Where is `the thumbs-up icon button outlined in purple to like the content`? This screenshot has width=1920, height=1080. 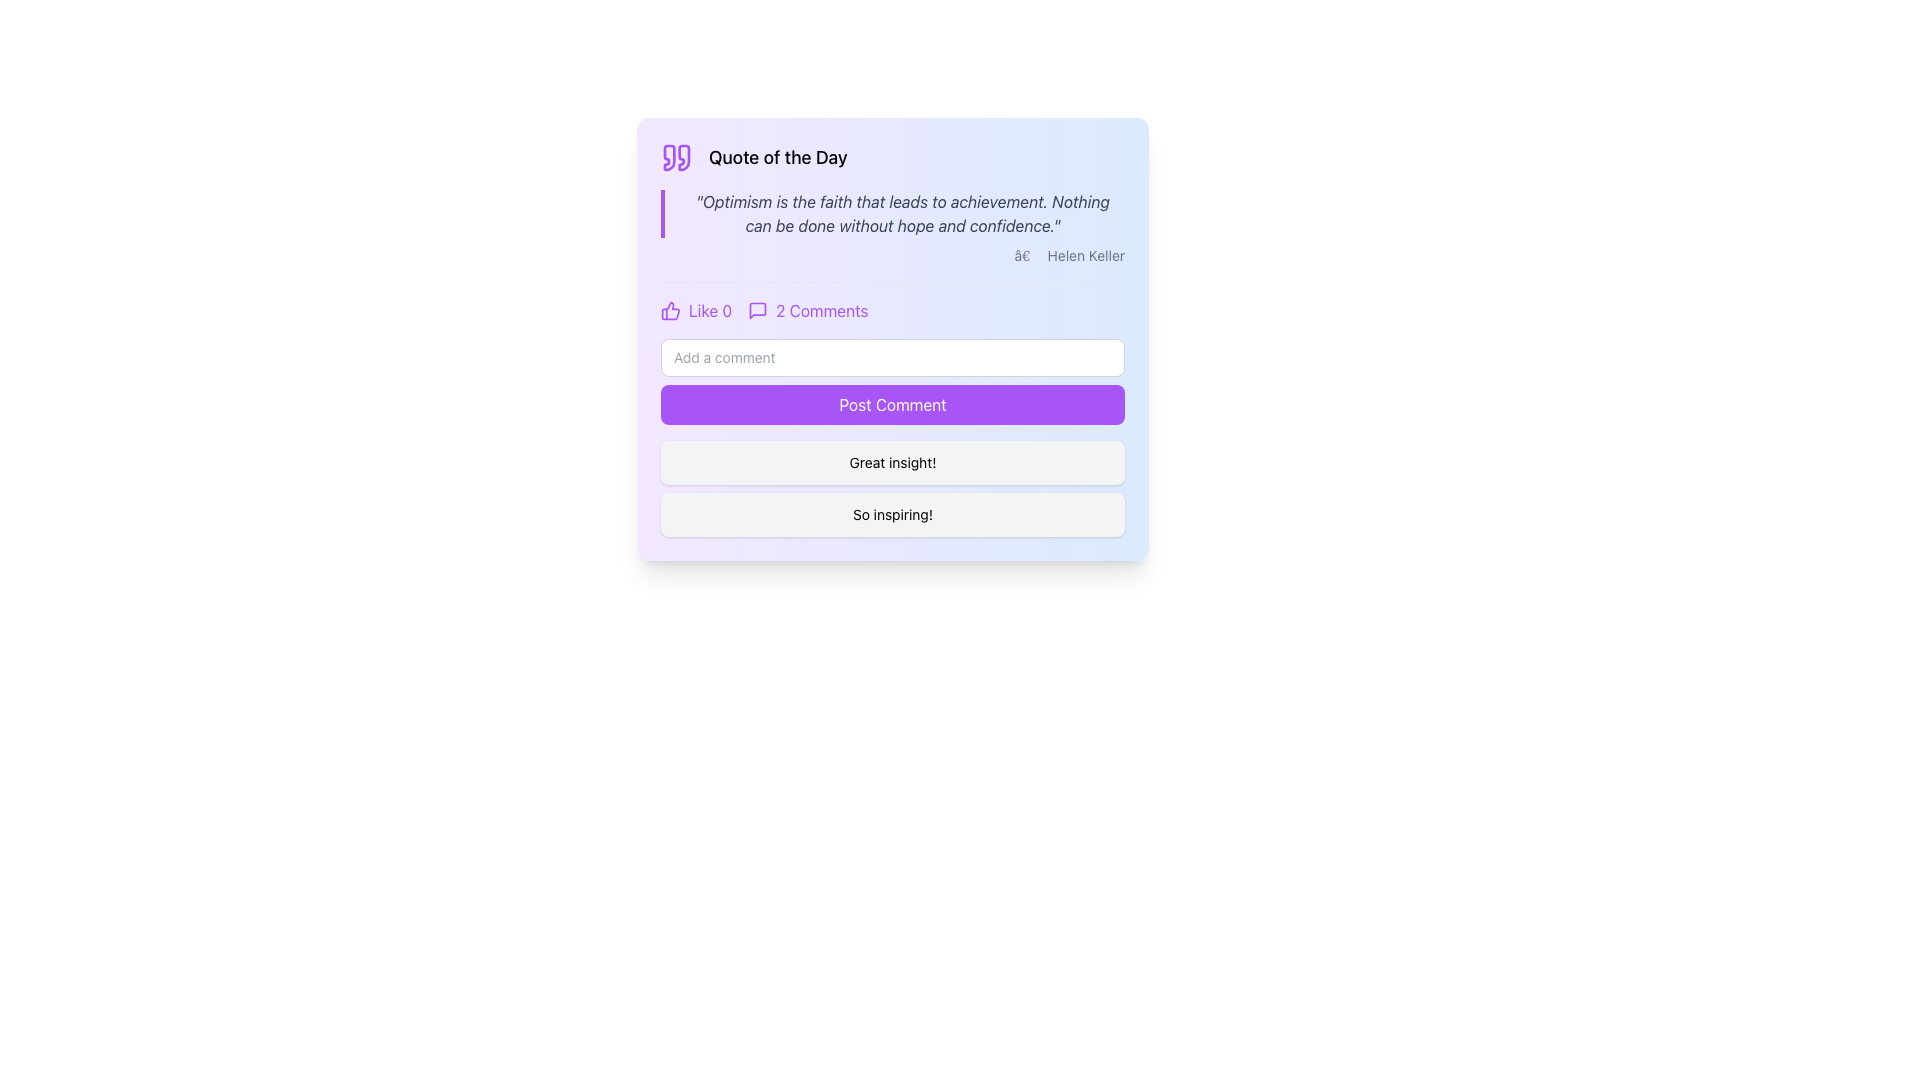 the thumbs-up icon button outlined in purple to like the content is located at coordinates (671, 311).